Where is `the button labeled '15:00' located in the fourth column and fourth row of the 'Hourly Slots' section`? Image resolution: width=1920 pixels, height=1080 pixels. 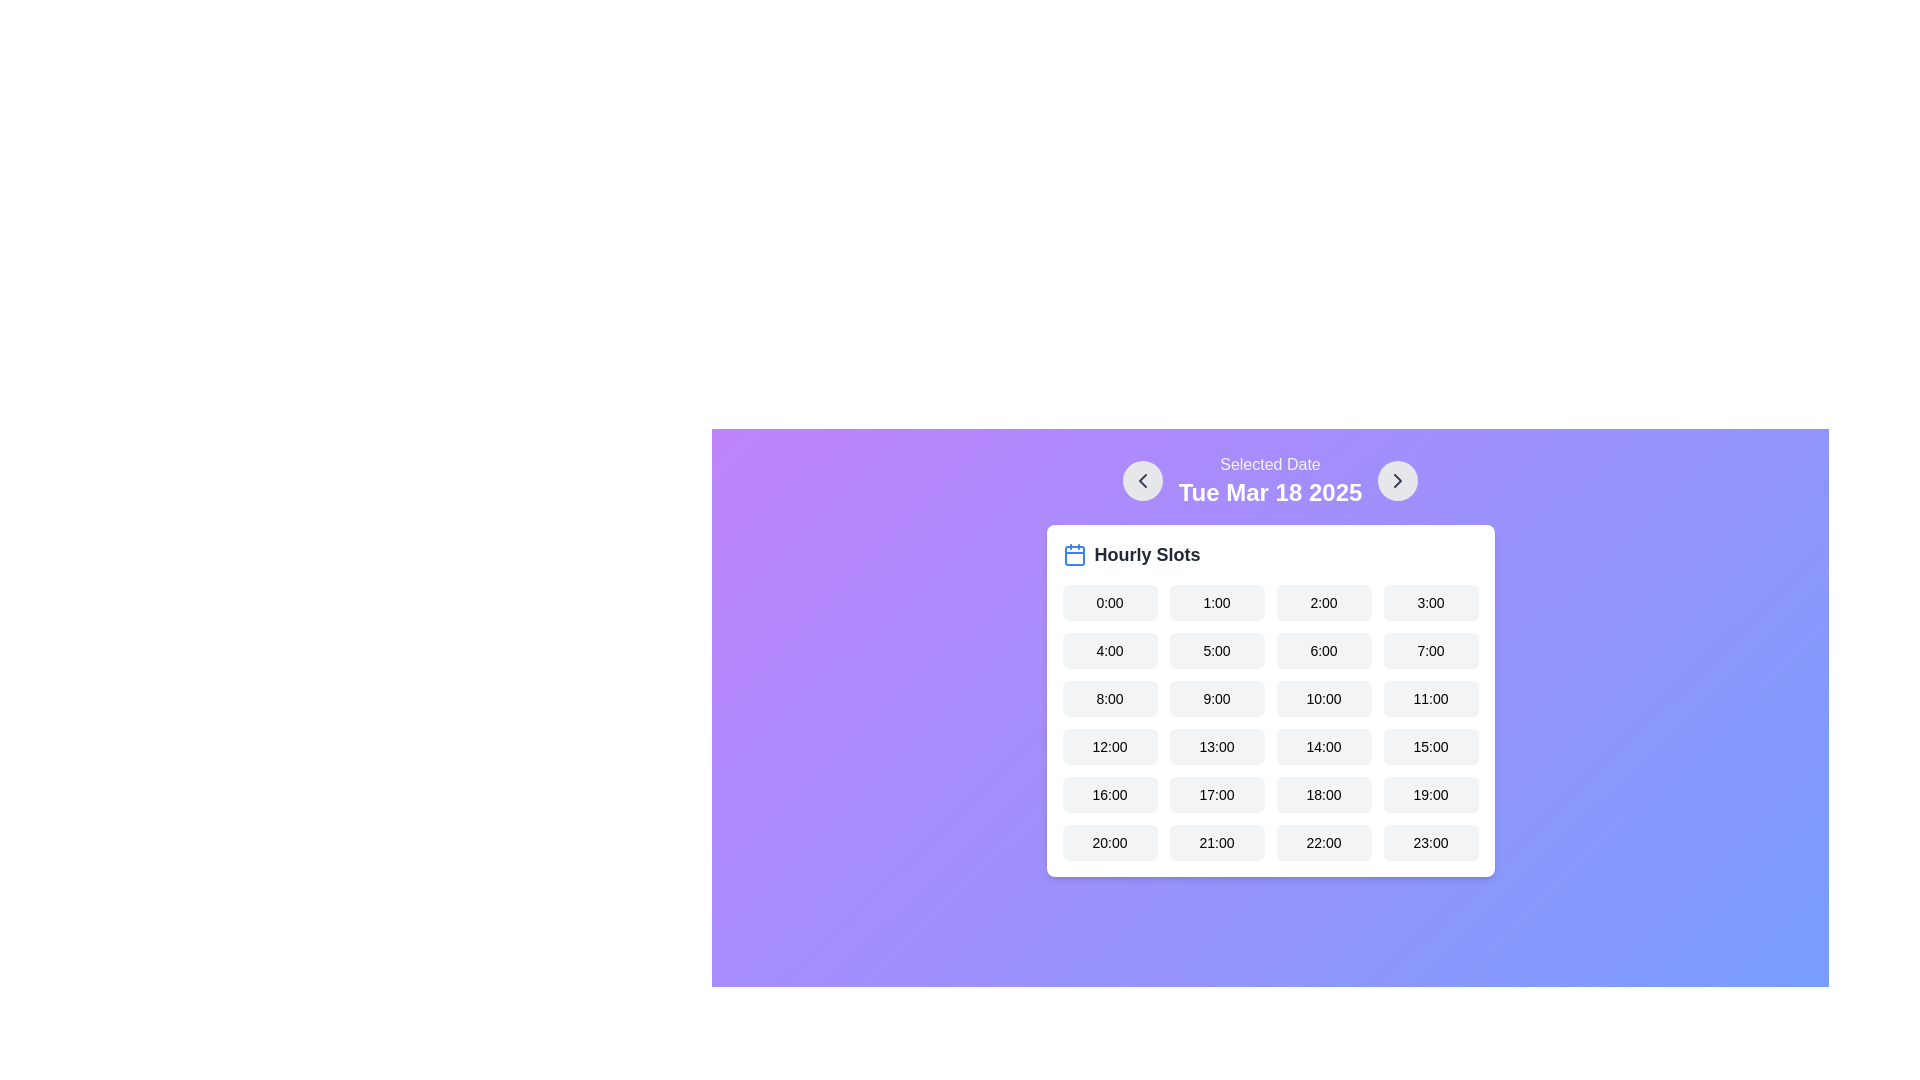 the button labeled '15:00' located in the fourth column and fourth row of the 'Hourly Slots' section is located at coordinates (1429, 747).